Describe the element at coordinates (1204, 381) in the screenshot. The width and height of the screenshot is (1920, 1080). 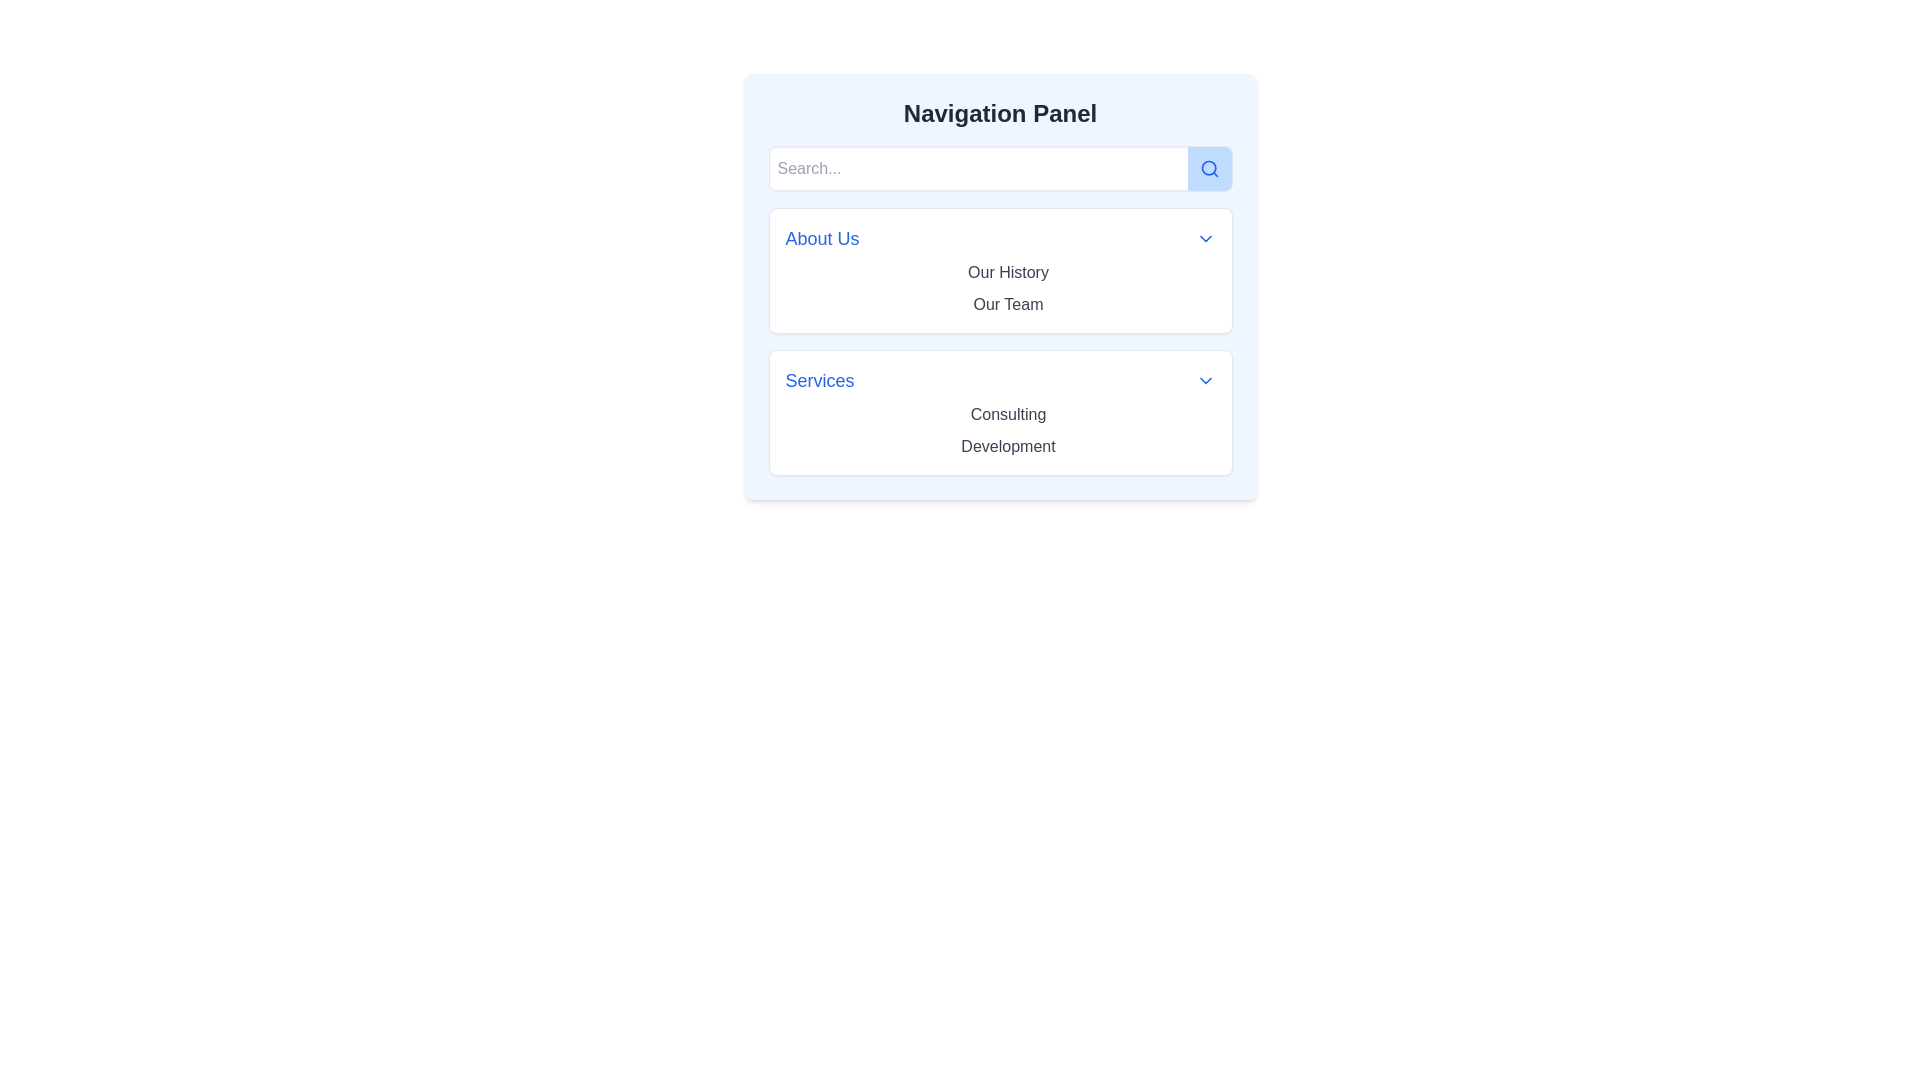
I see `the Dropdown toggle icon located at the bottom right of the 'Services' section header to potentially view a tooltip` at that location.